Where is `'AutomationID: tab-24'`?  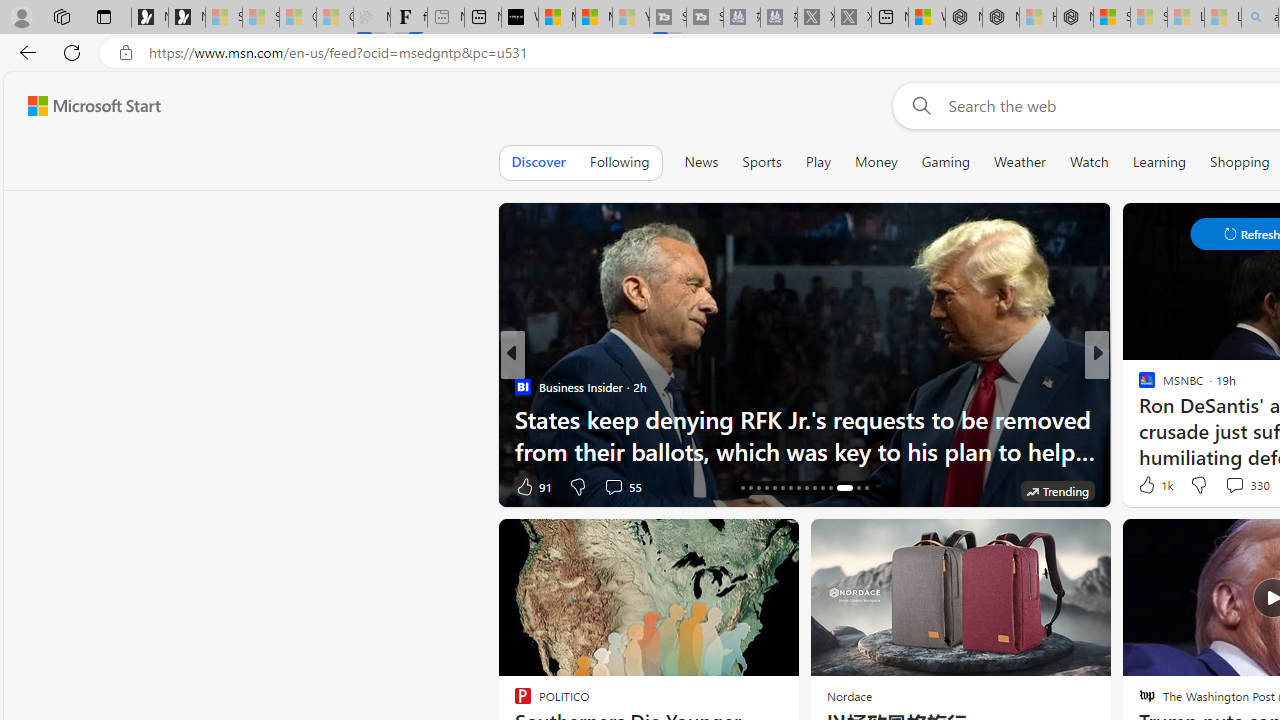
'AutomationID: tab-24' is located at coordinates (807, 488).